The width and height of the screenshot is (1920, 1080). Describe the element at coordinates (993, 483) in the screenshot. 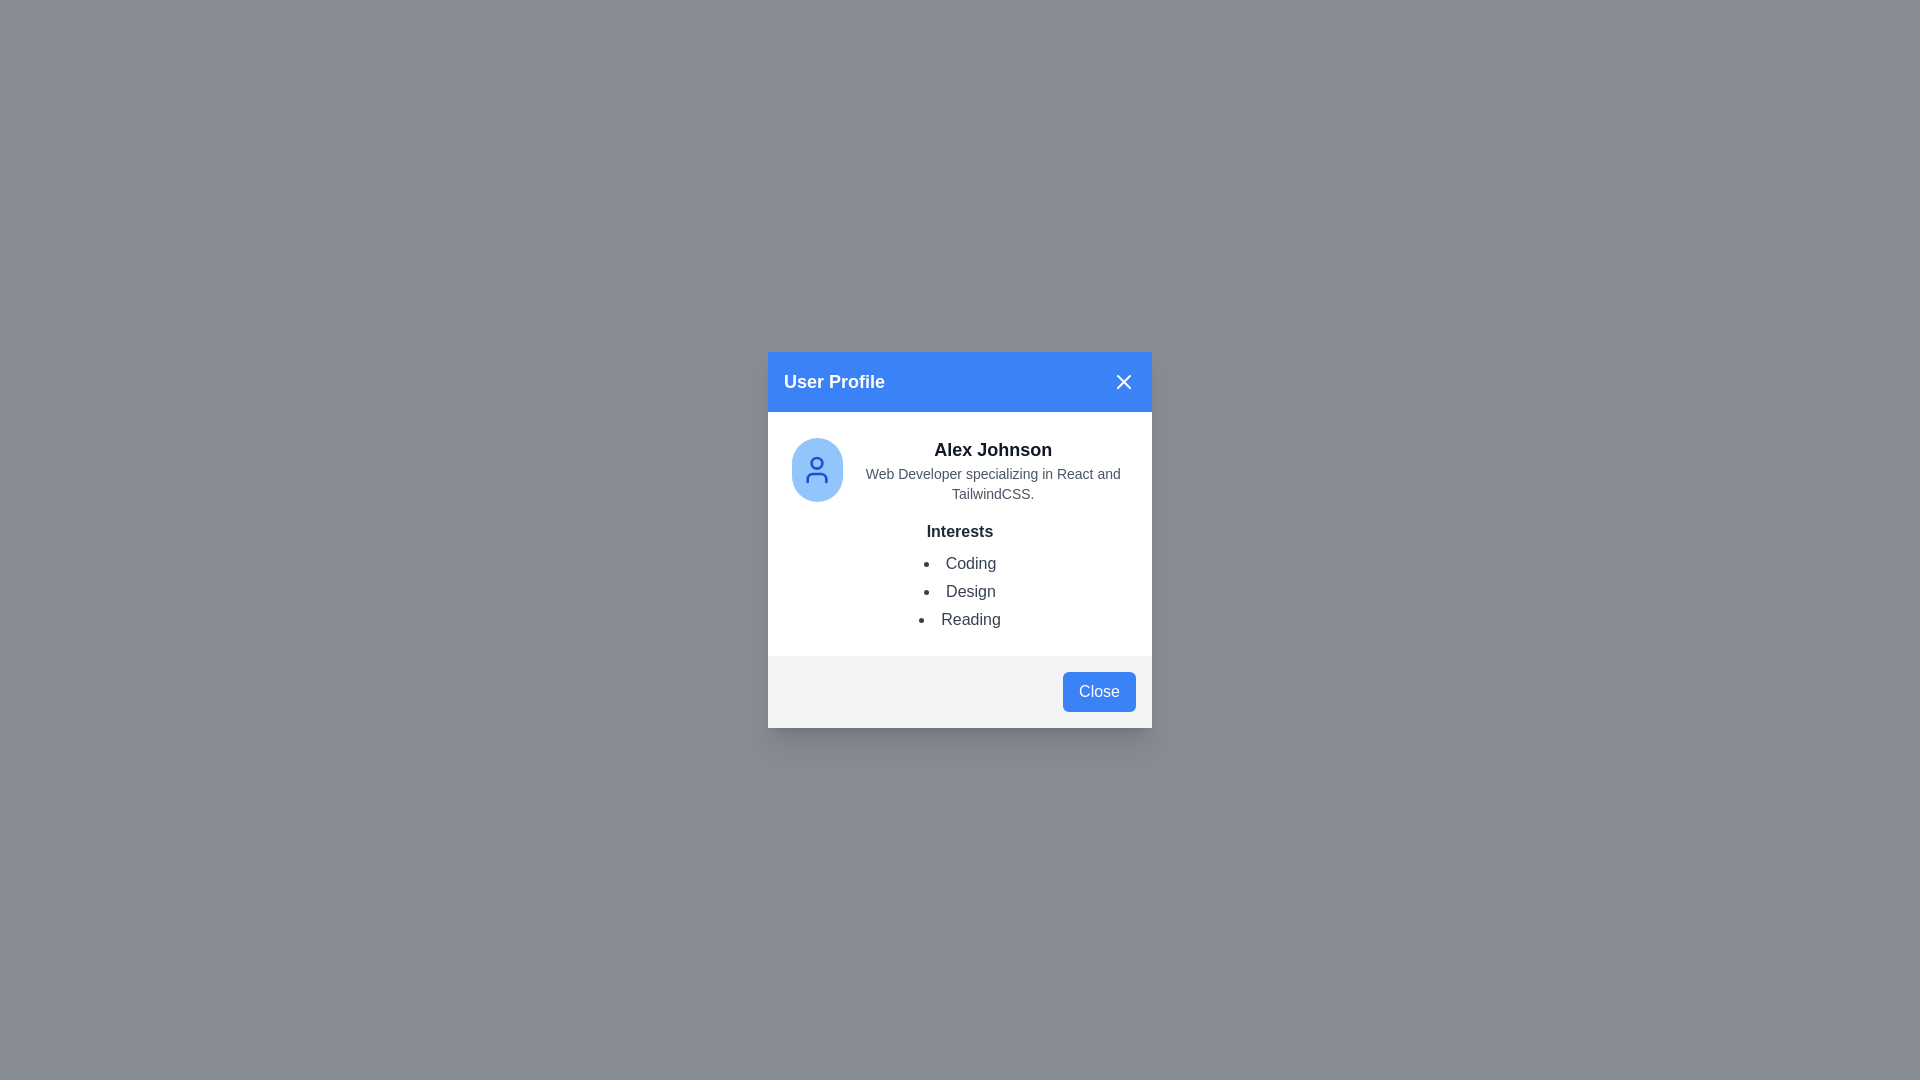

I see `text element stating 'Web Developer specializing in React and TailwindCSS.' which is located directly below the name 'Alex Johnson' in the user profile card` at that location.